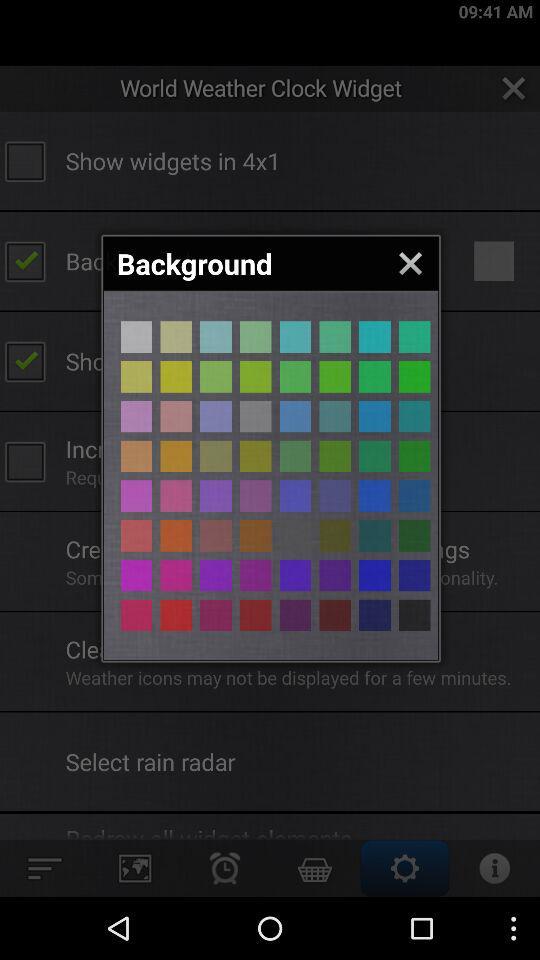  I want to click on color selection, so click(215, 575).